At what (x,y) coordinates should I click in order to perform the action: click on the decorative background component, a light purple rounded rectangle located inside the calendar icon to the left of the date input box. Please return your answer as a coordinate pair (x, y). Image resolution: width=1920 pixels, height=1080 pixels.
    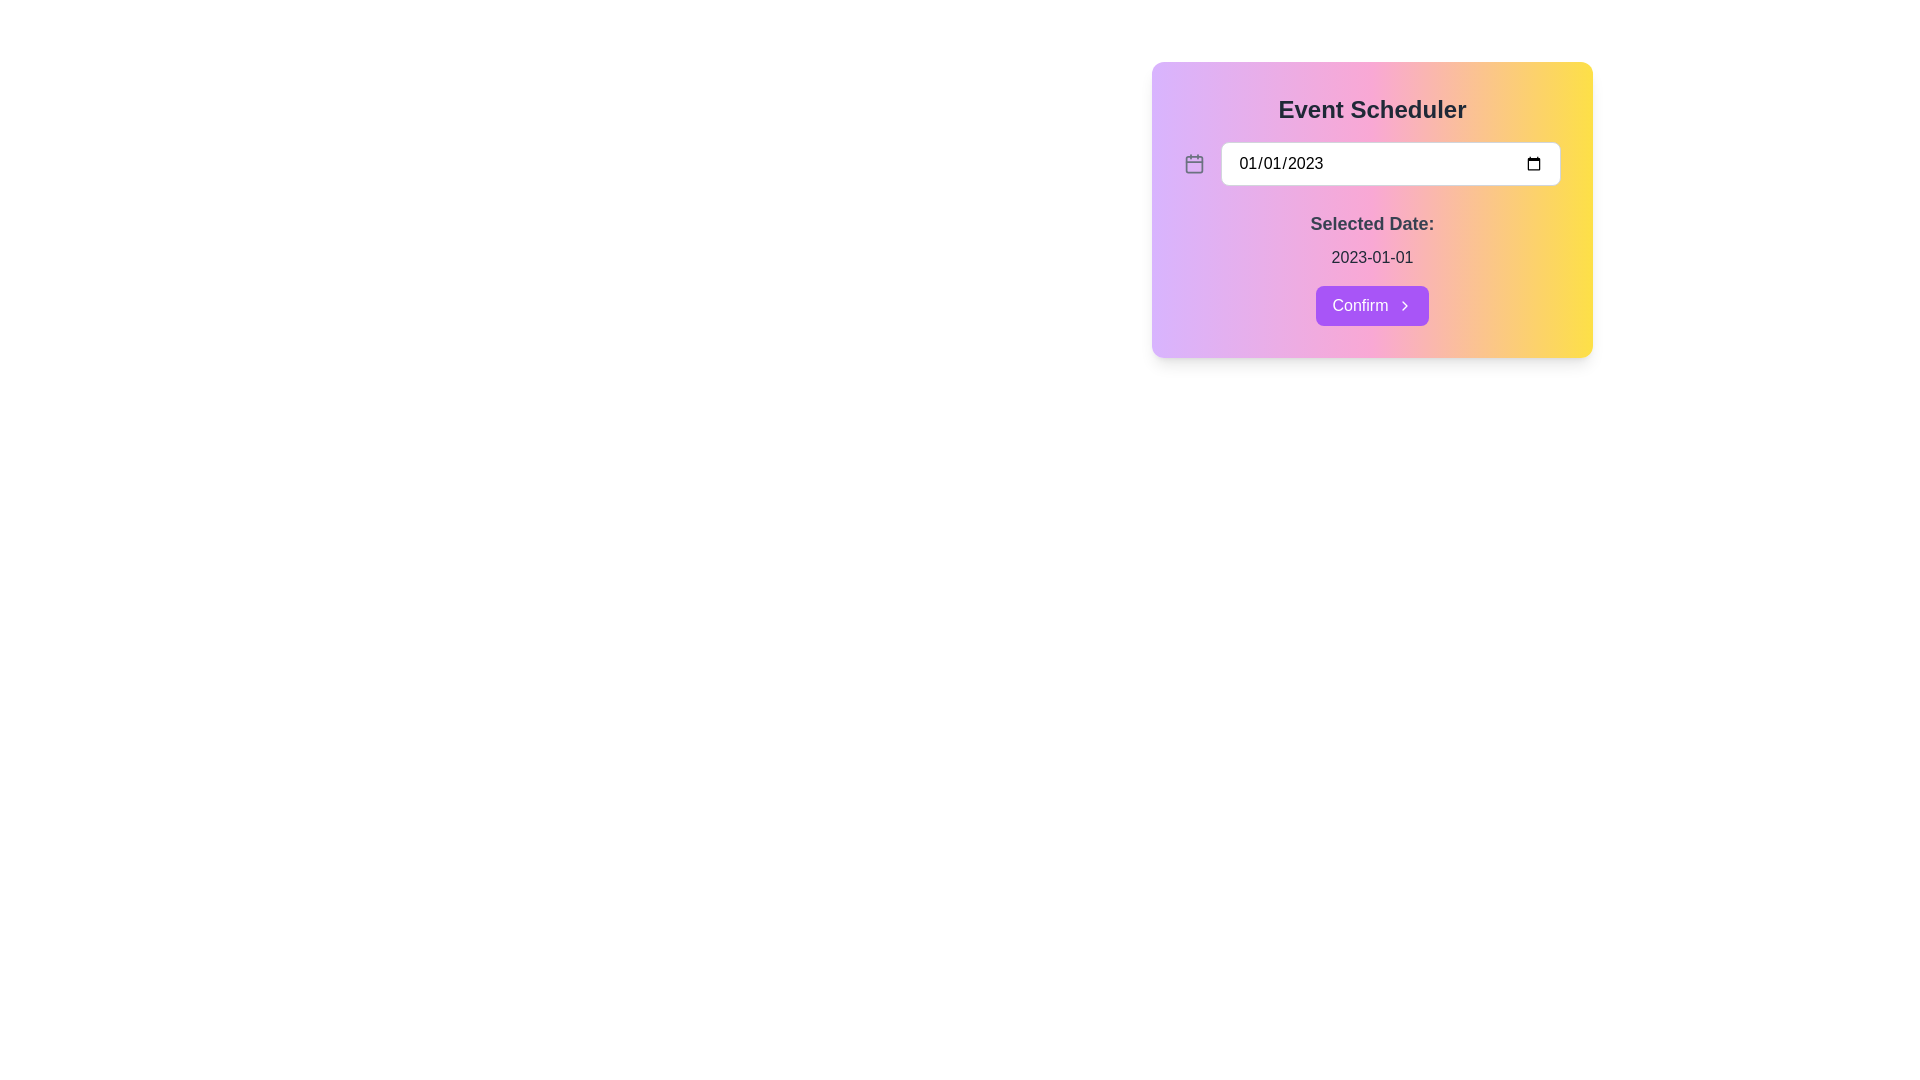
    Looking at the image, I should click on (1194, 163).